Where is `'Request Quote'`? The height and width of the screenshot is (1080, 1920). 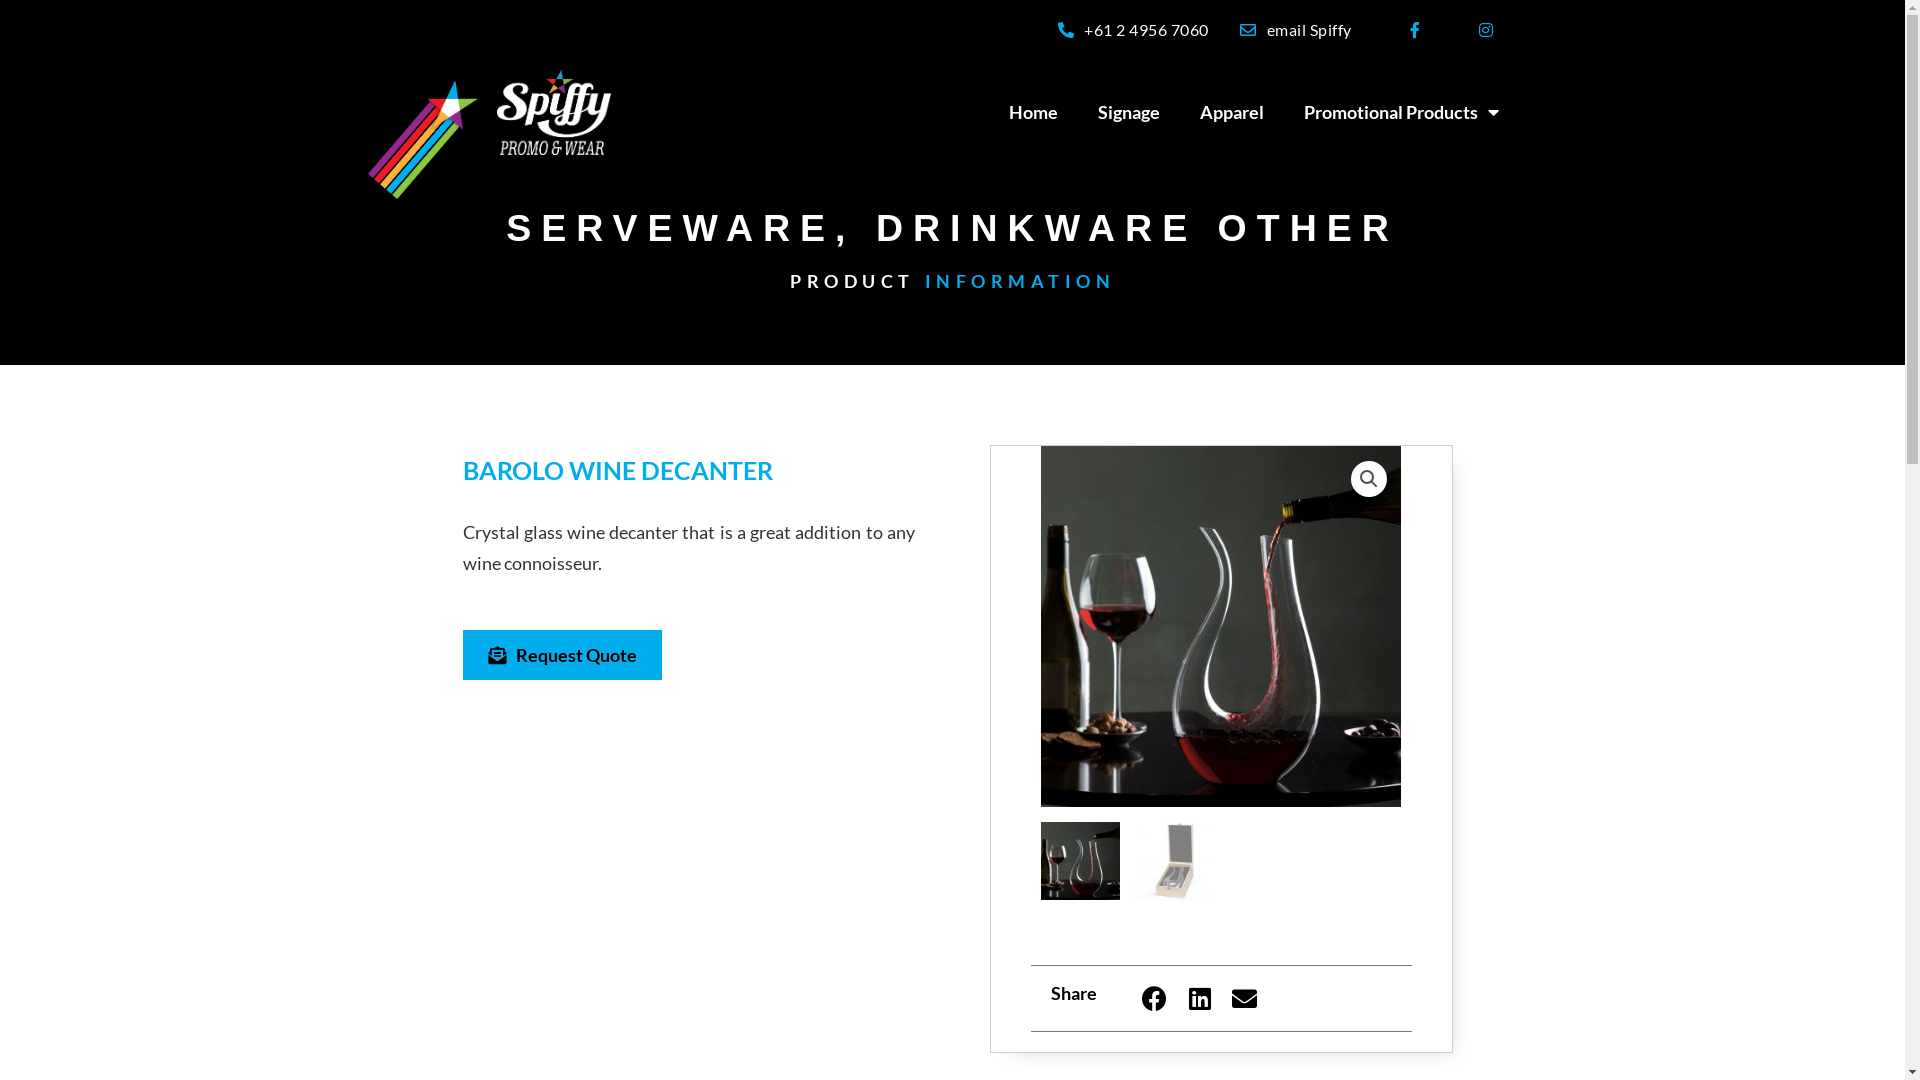 'Request Quote' is located at coordinates (460, 655).